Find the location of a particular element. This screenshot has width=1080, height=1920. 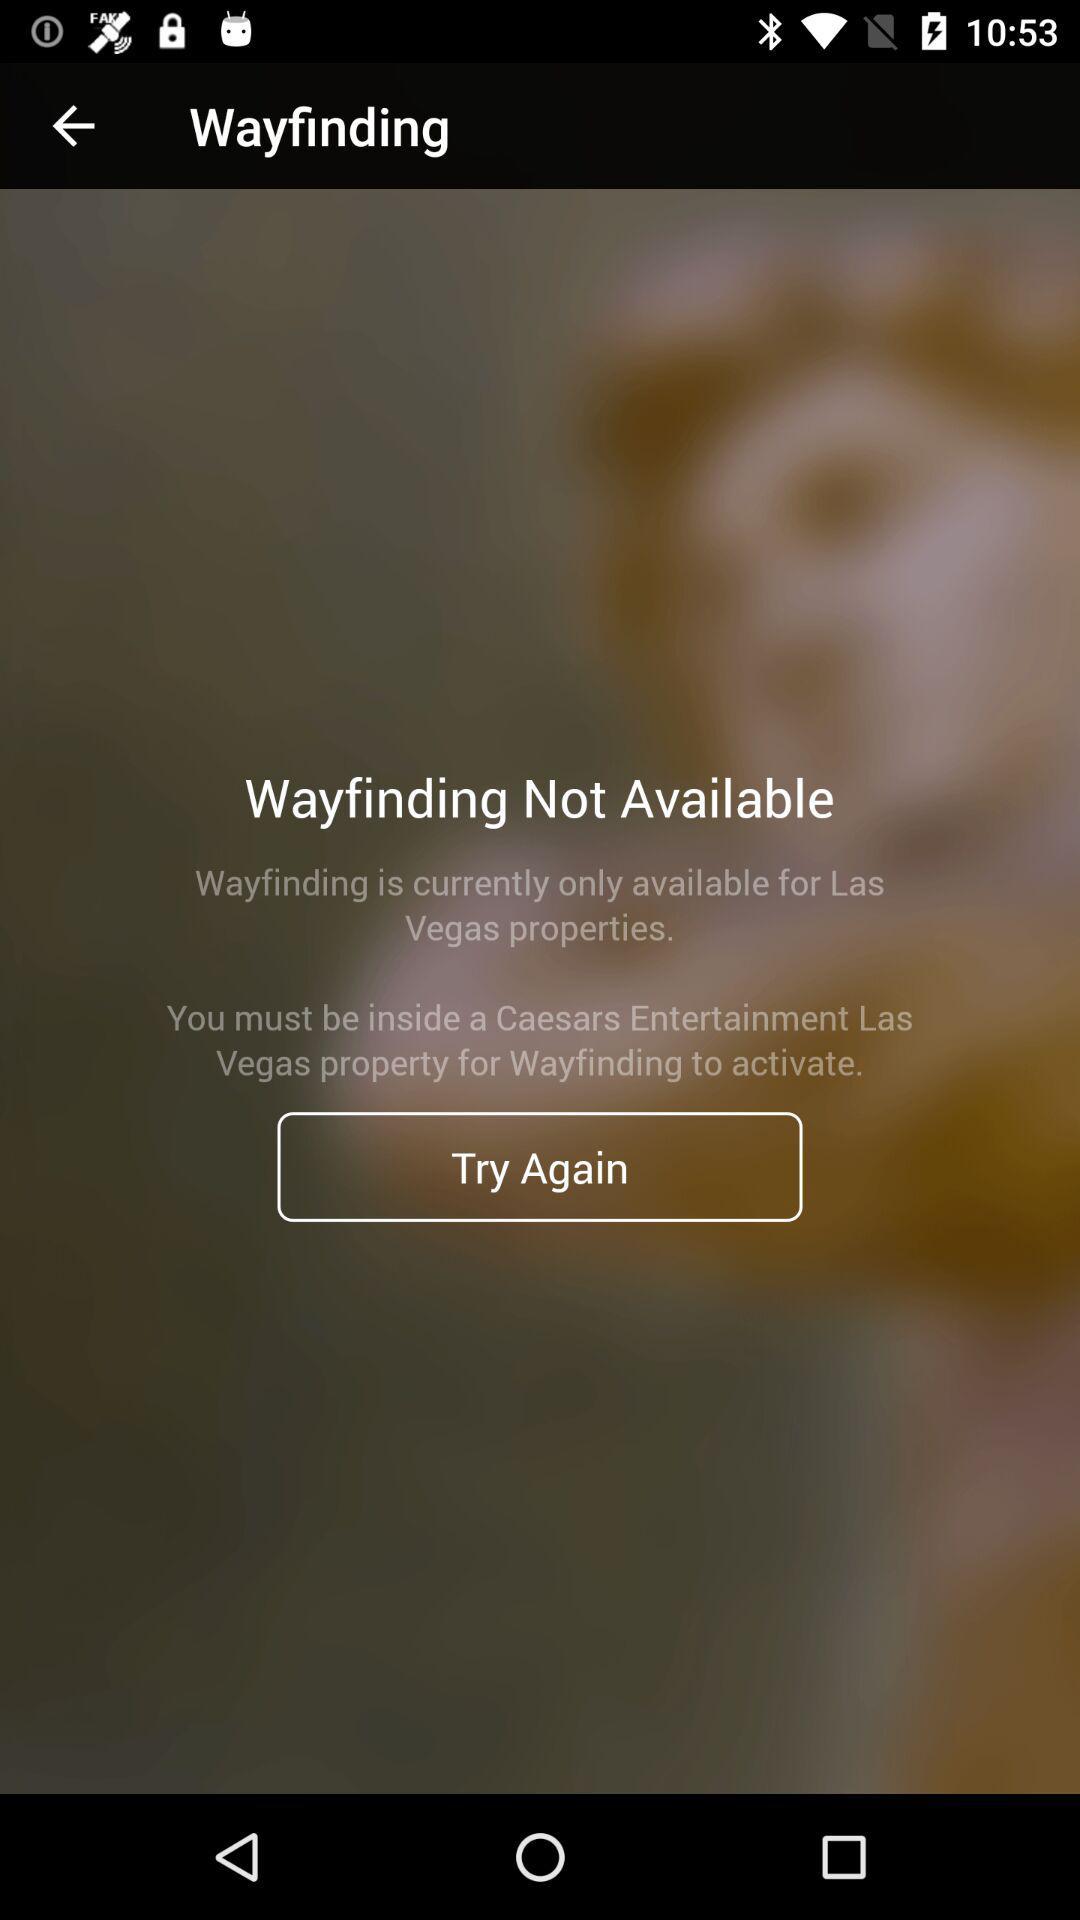

item next to the wayfinding icon is located at coordinates (72, 124).